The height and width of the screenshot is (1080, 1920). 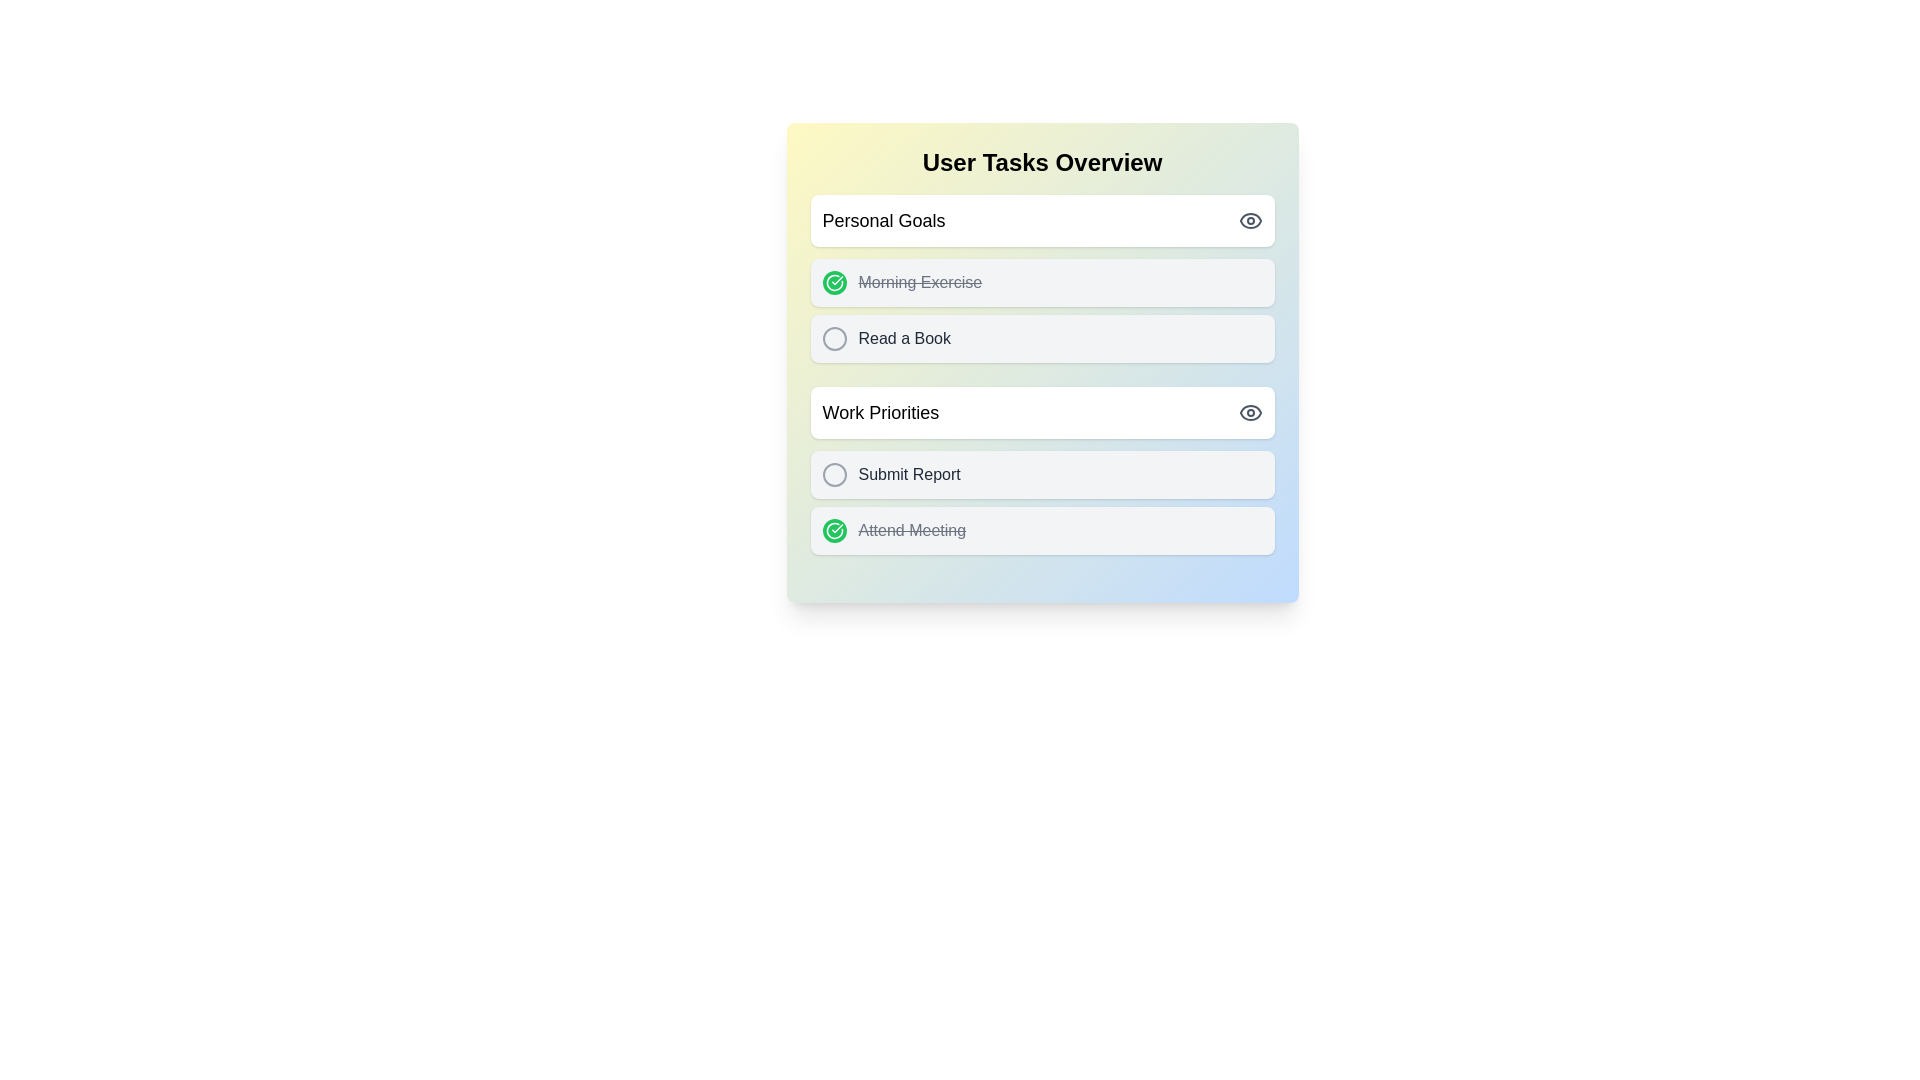 What do you see at coordinates (1249, 411) in the screenshot?
I see `the icon in the upper-right corner of the 'Work Priorities' card` at bounding box center [1249, 411].